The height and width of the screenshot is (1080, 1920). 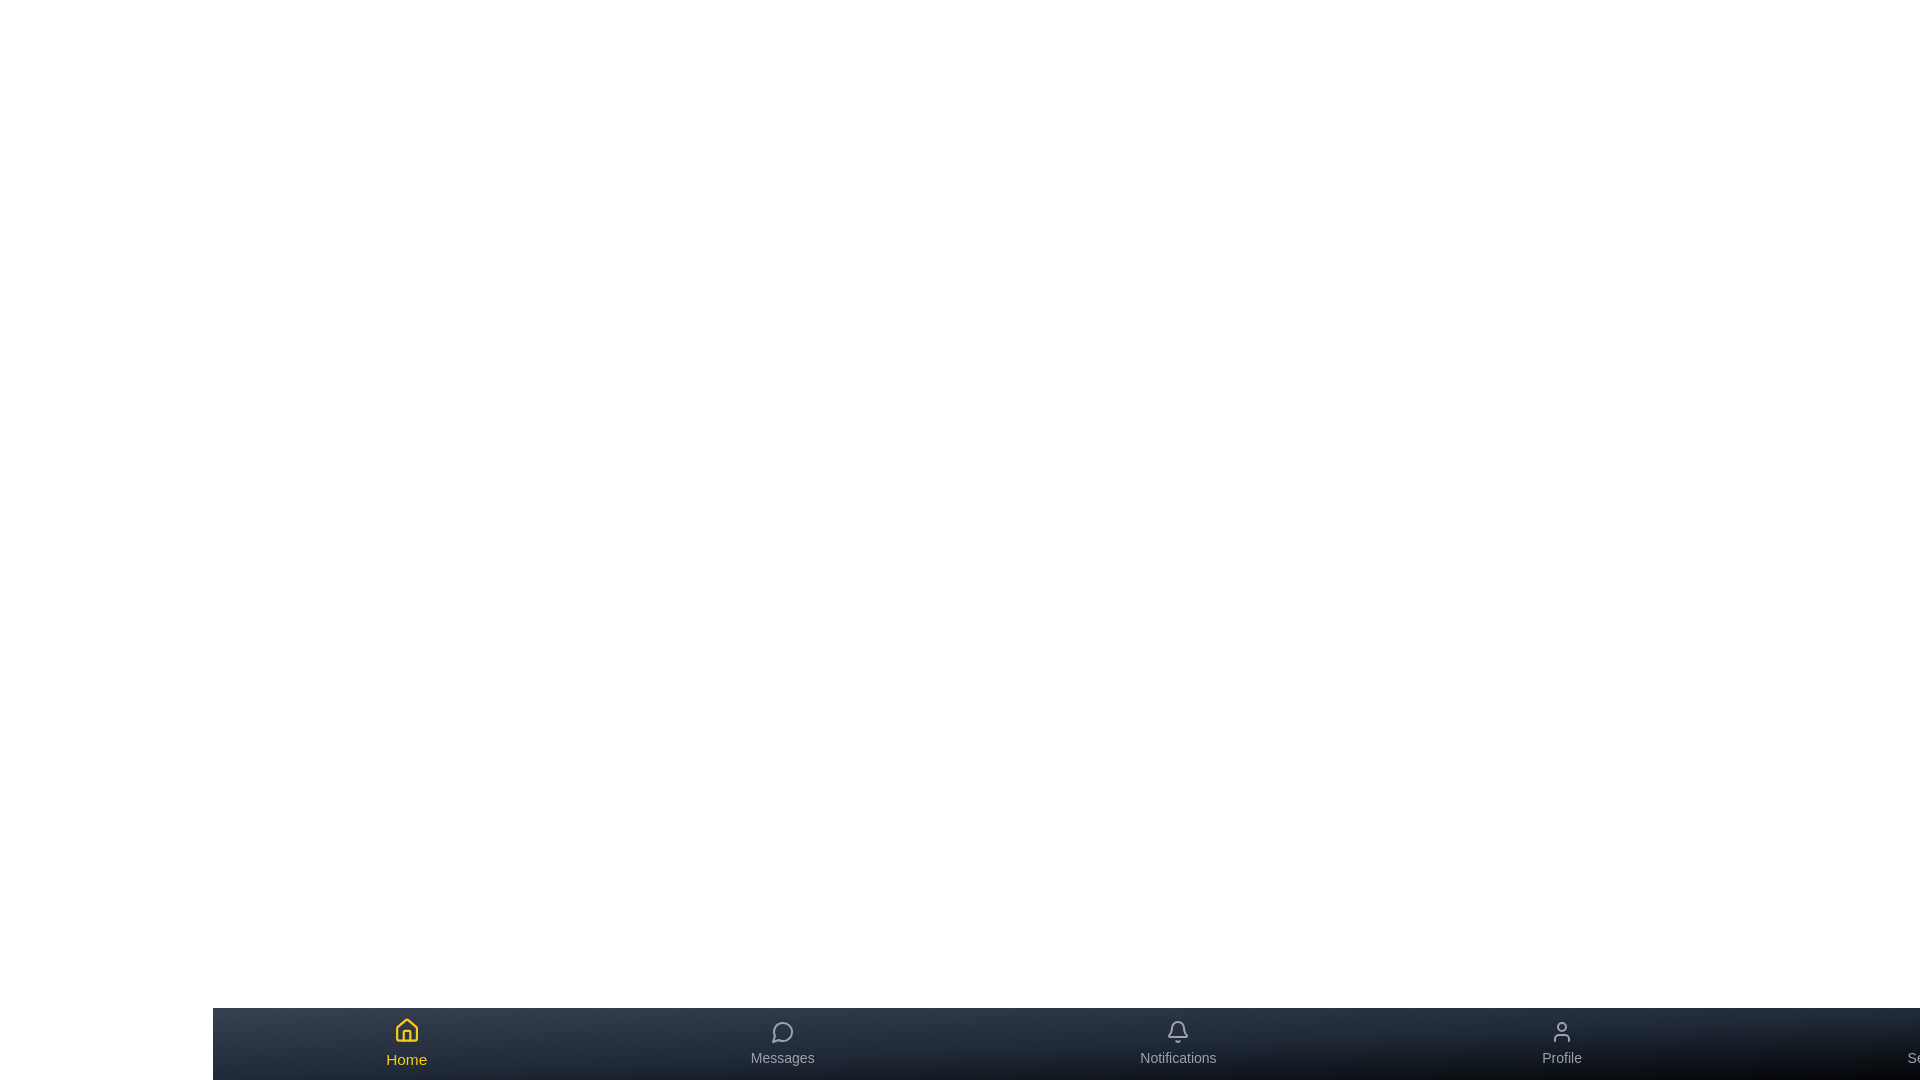 I want to click on the tab labeled Profile to view its hover effect, so click(x=1561, y=1043).